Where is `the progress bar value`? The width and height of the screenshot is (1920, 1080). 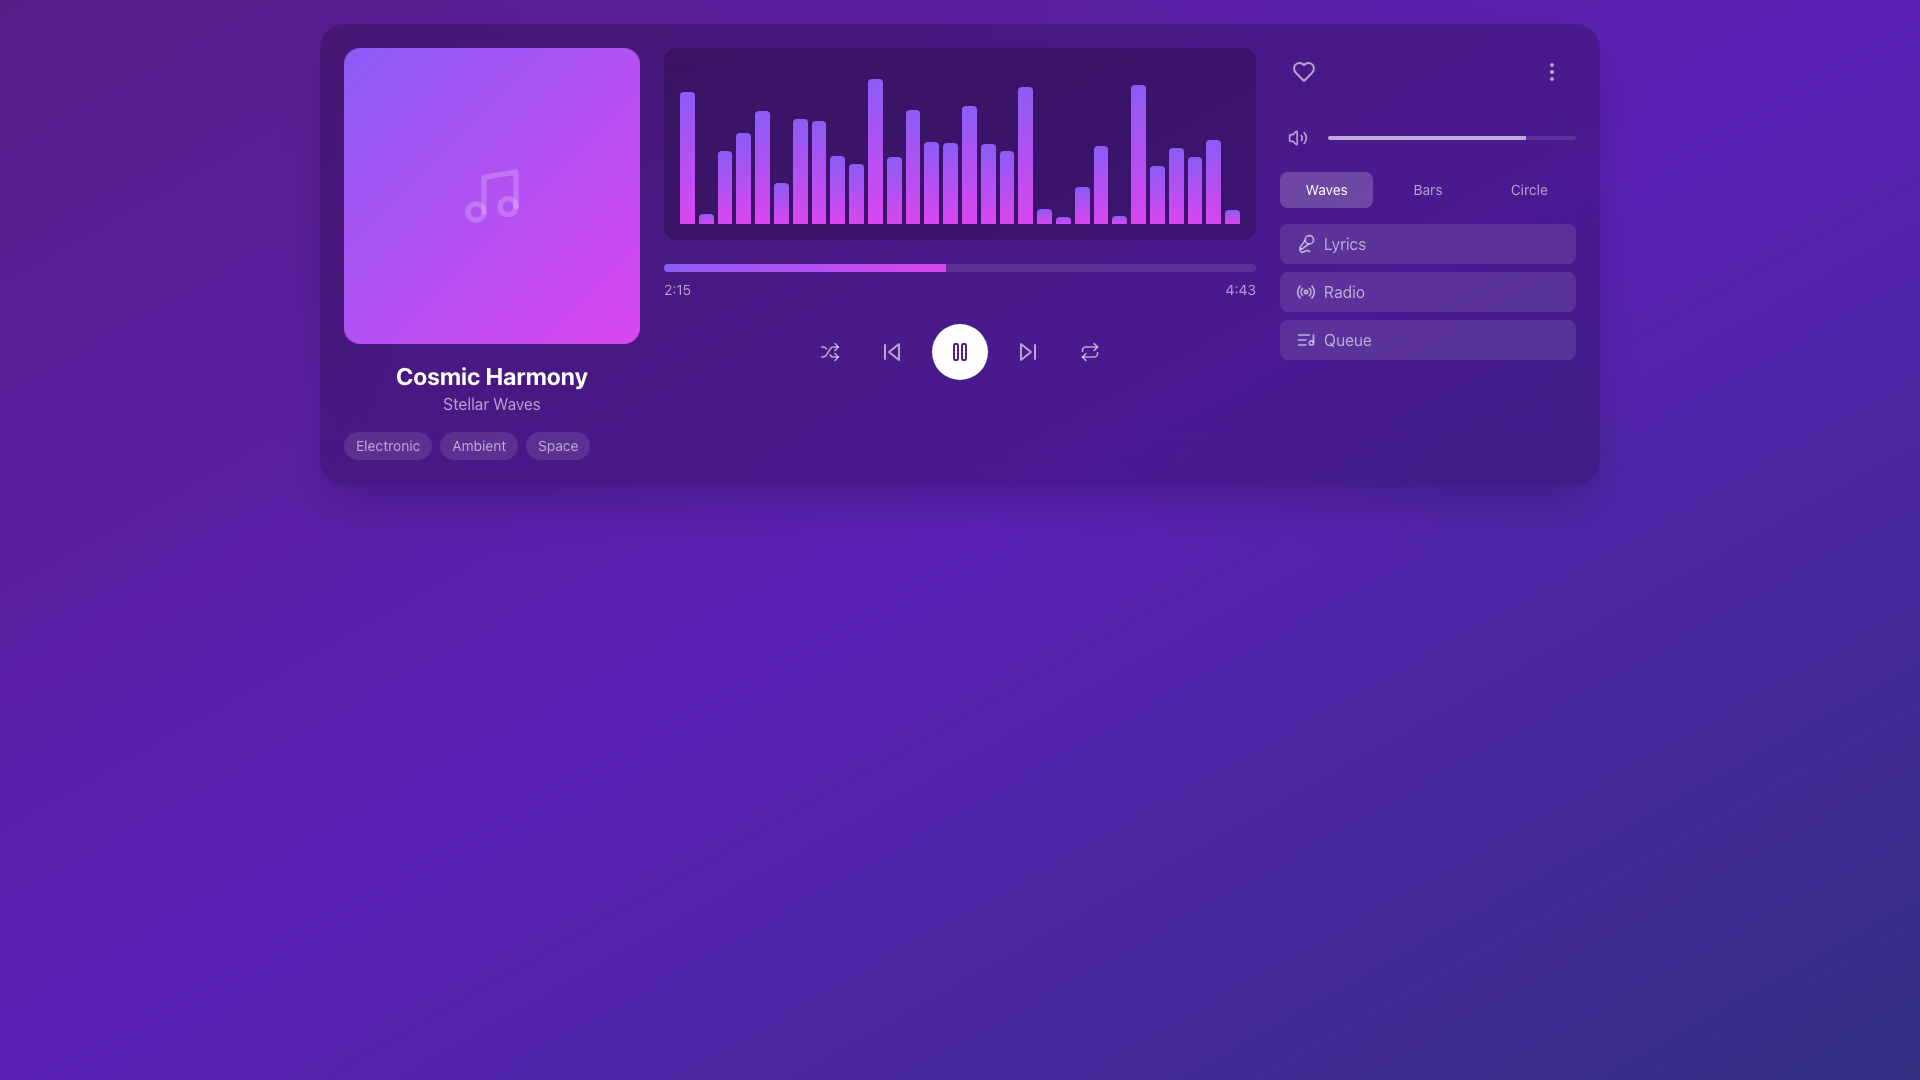
the progress bar value is located at coordinates (844, 266).